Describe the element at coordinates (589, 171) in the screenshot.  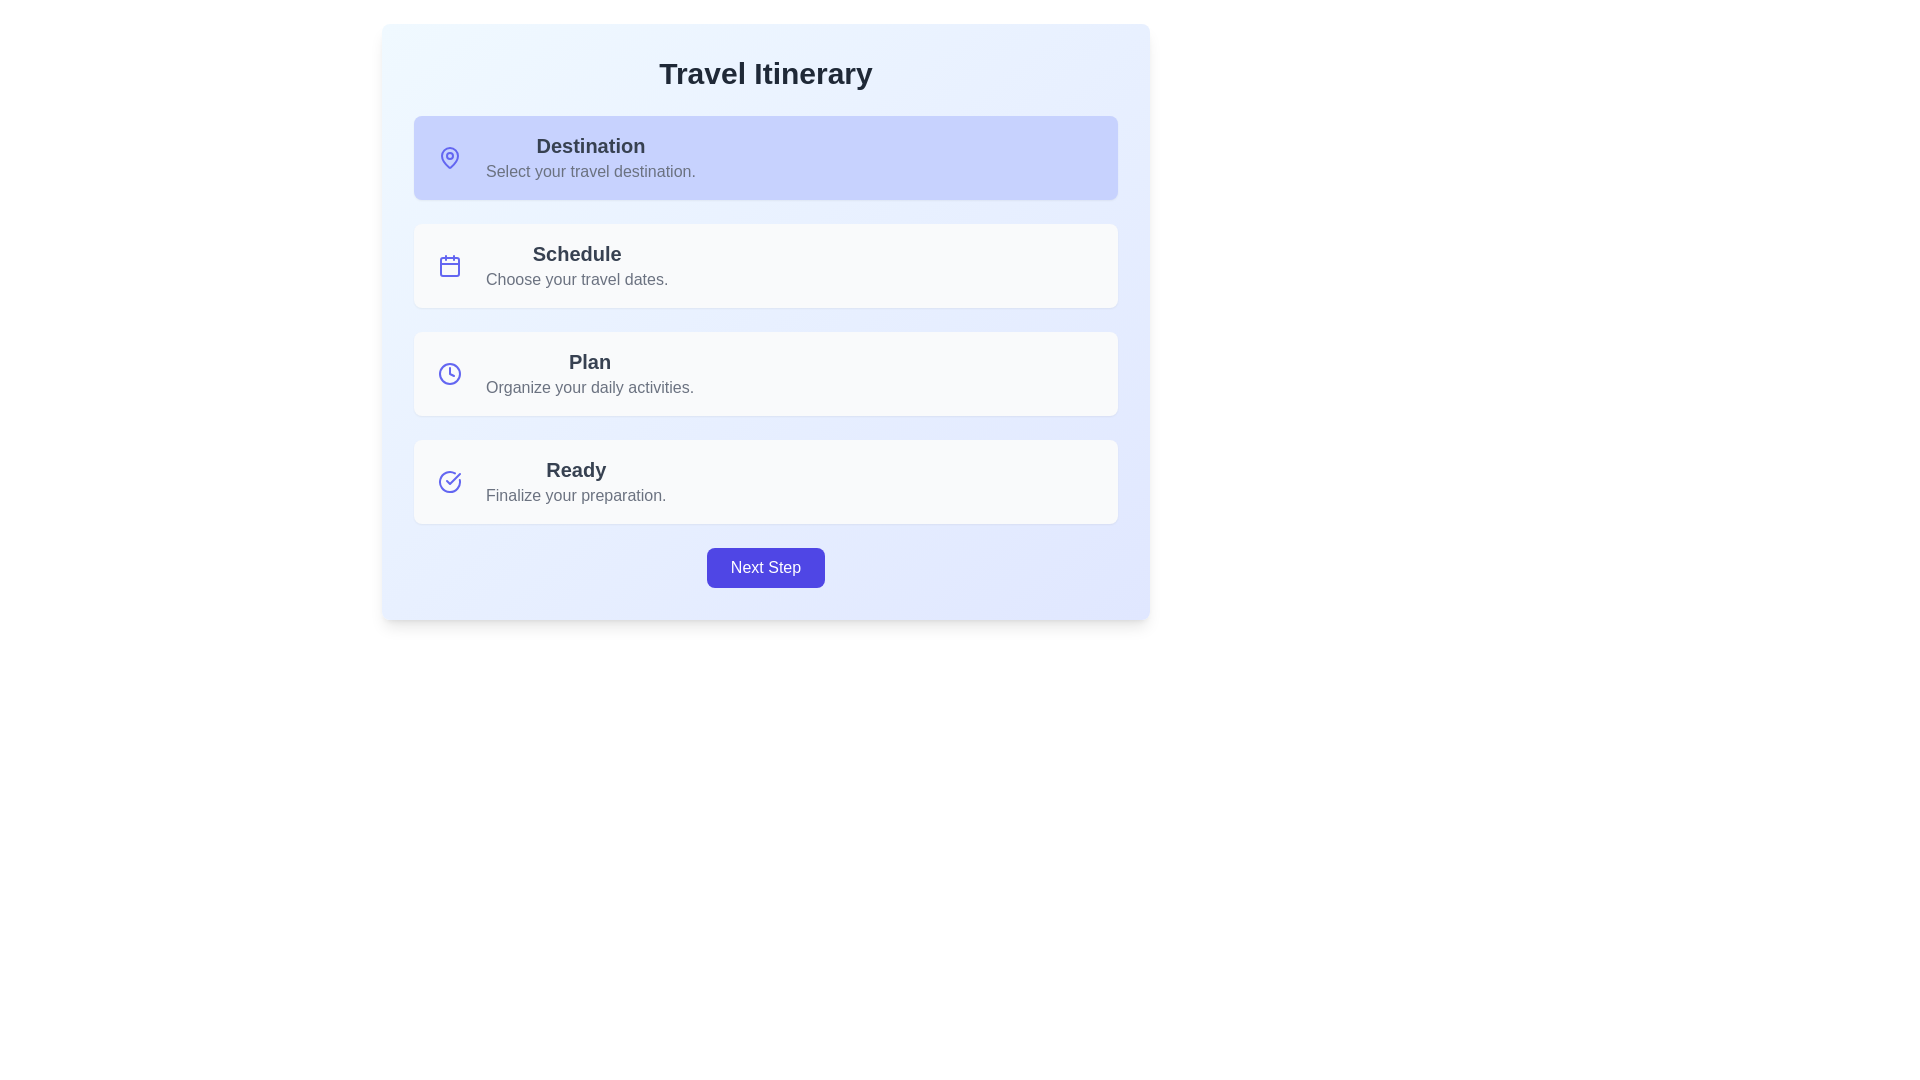
I see `the static text label displaying 'Select your travel destination.' located beneath the bold 'Destination' title in the highlighted section at the top of the step-based interface` at that location.